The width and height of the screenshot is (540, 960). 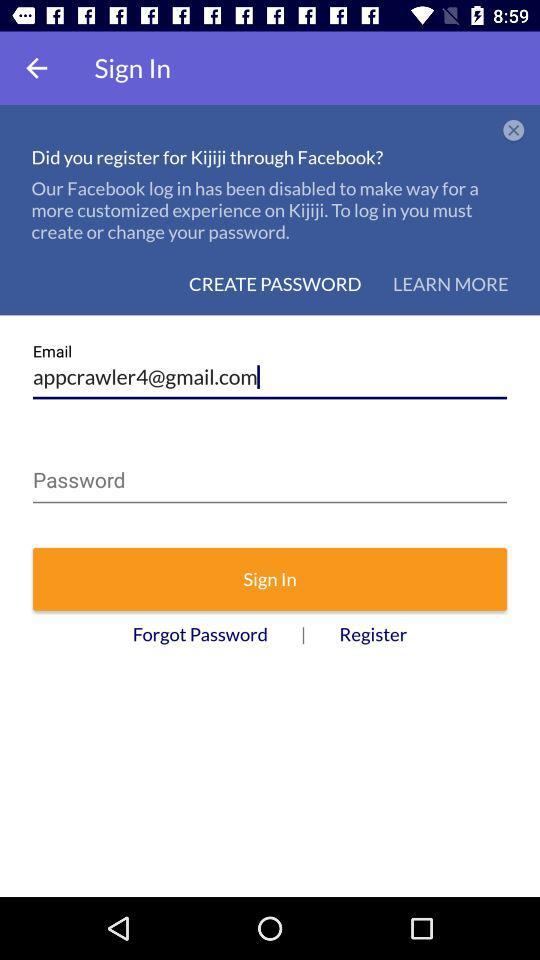 What do you see at coordinates (450, 283) in the screenshot?
I see `the item to the right of create password icon` at bounding box center [450, 283].